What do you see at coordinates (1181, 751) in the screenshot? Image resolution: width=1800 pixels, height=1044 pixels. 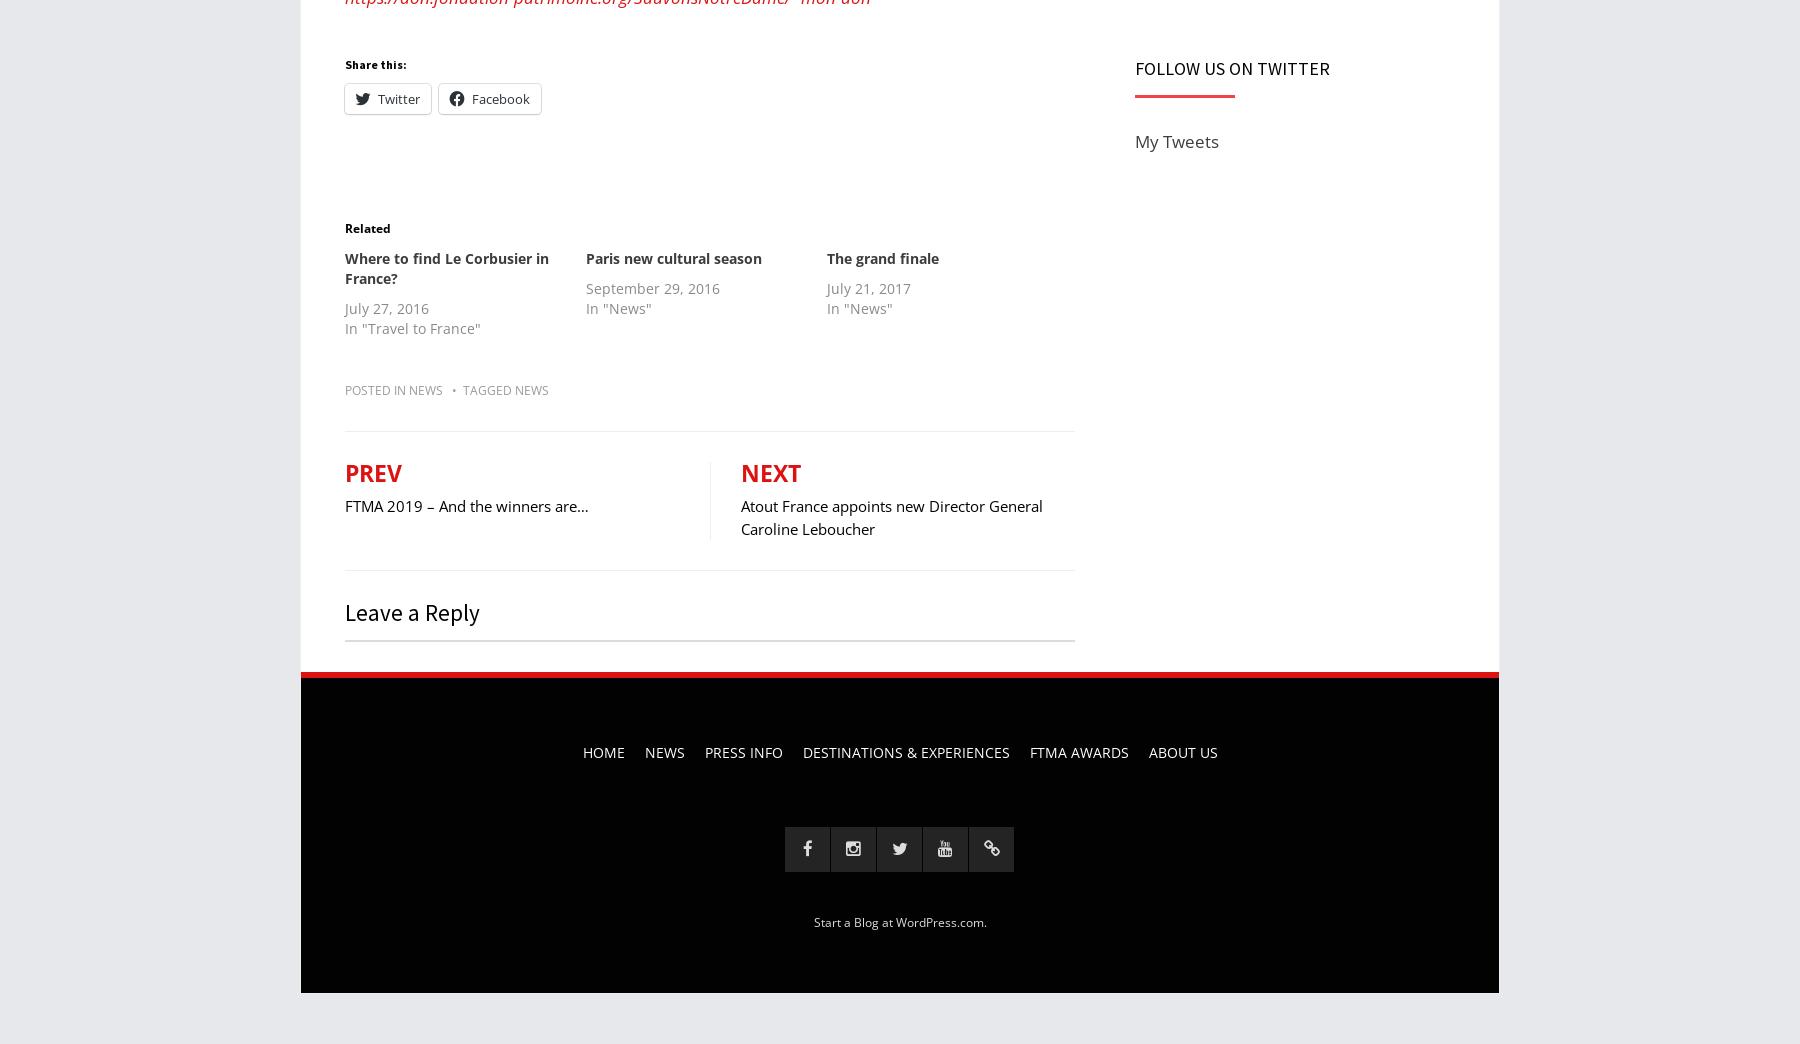 I see `'About us'` at bounding box center [1181, 751].